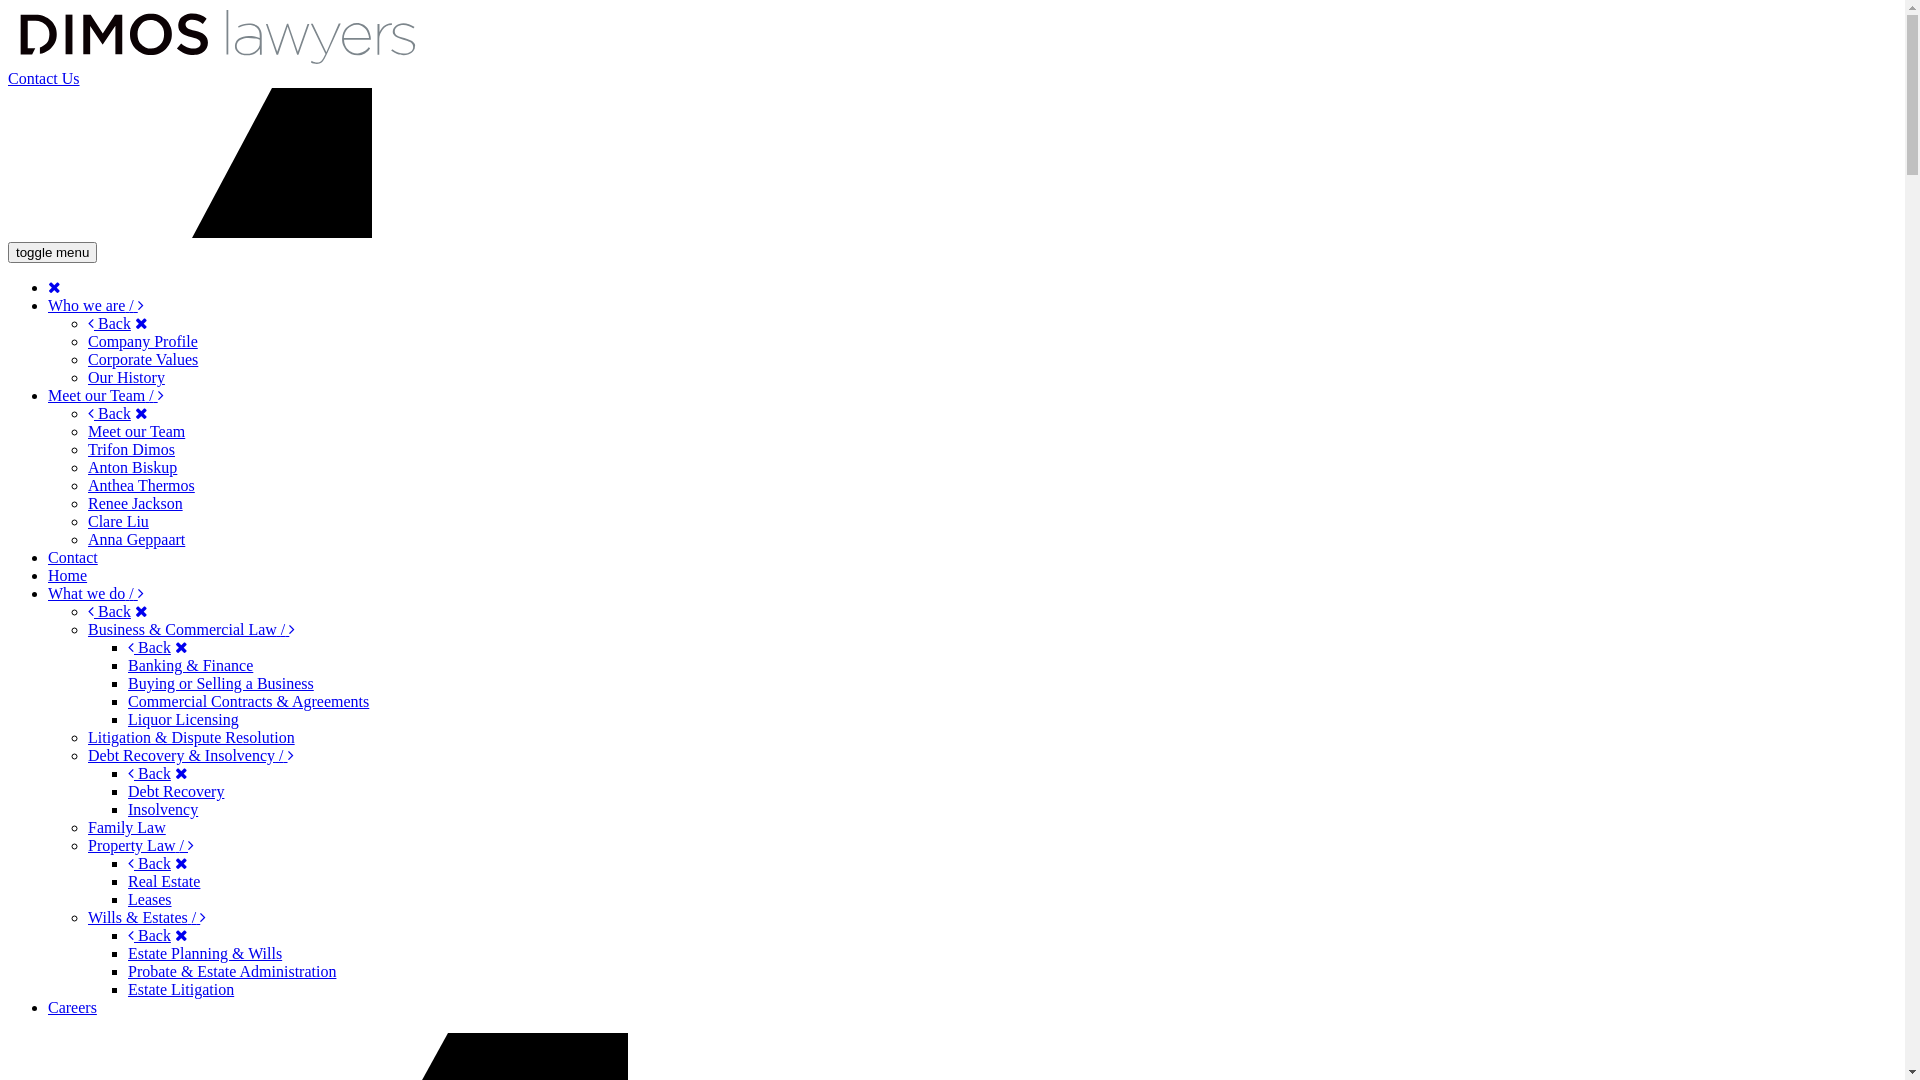 The width and height of the screenshot is (1920, 1080). I want to click on 'Estate Planning & Wills', so click(205, 952).